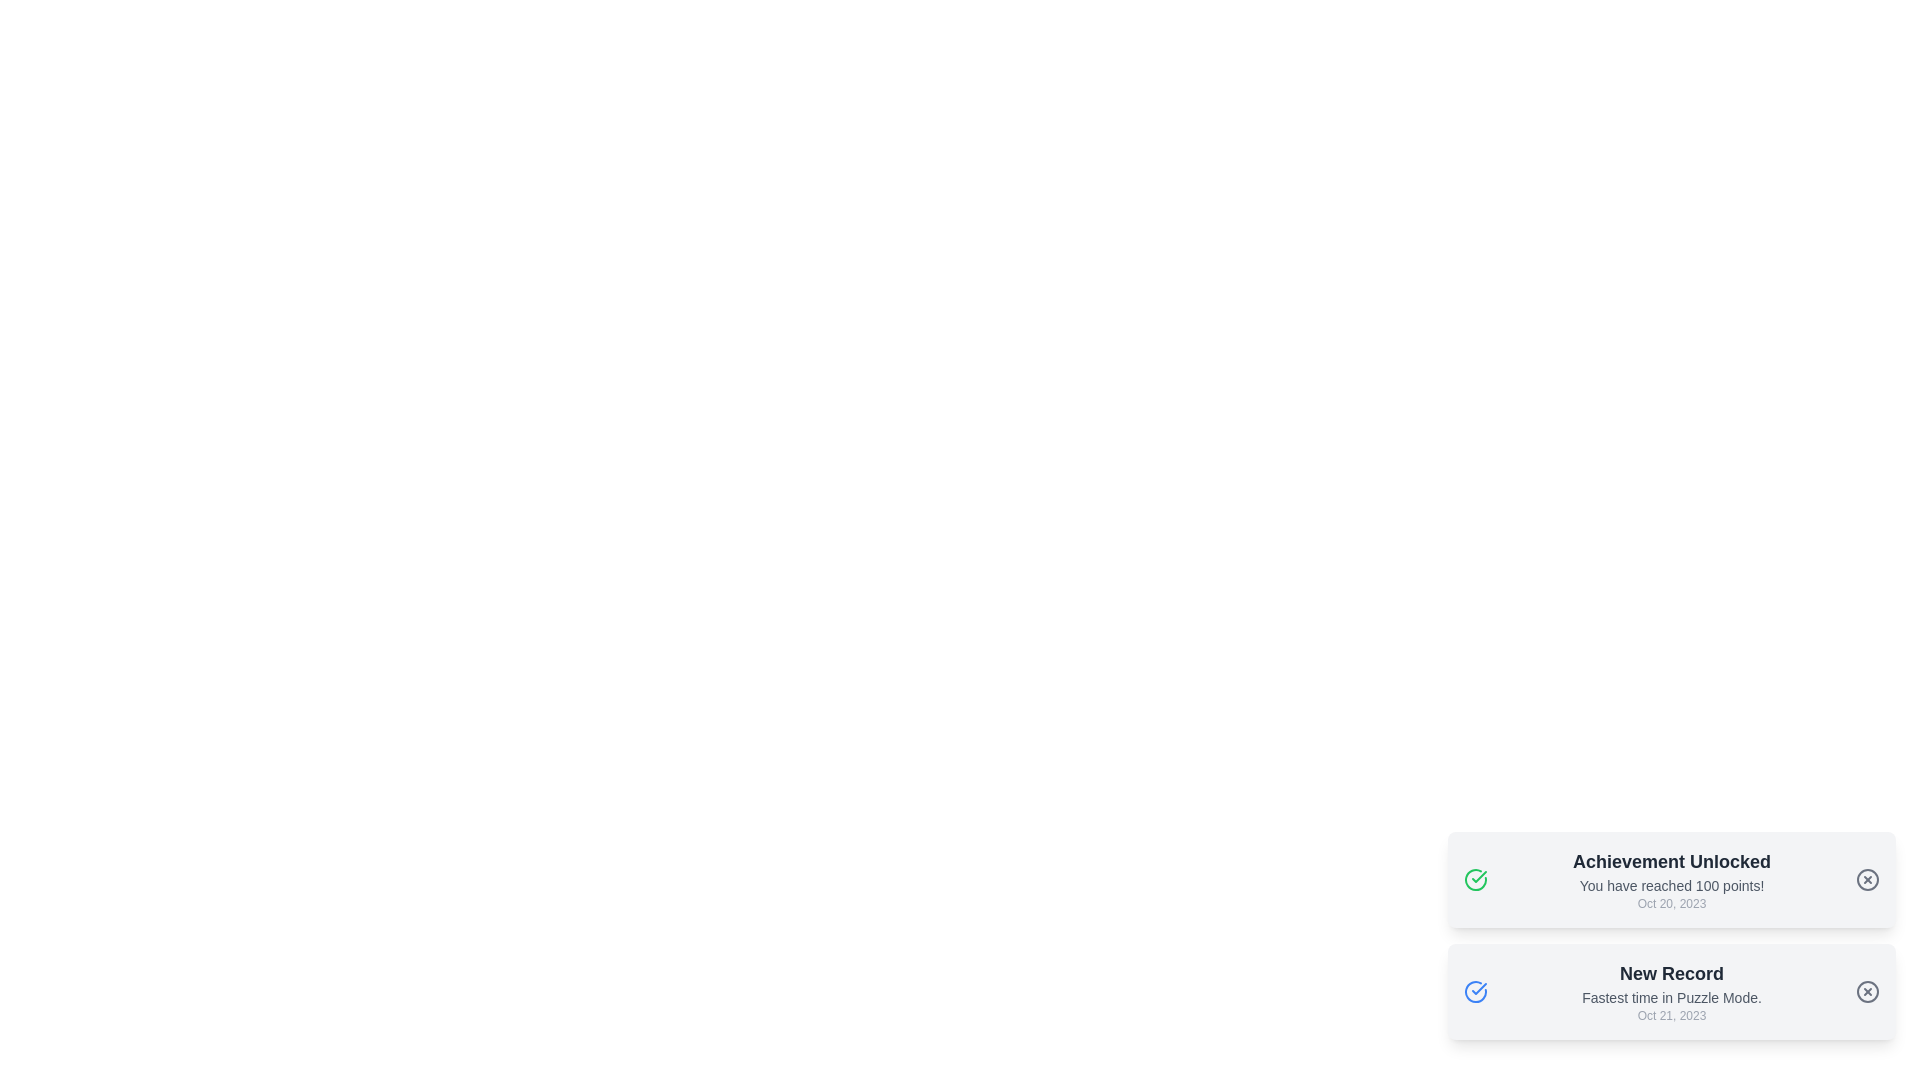 The height and width of the screenshot is (1080, 1920). What do you see at coordinates (1866, 878) in the screenshot?
I see `the circular close button with an 'X' icon located in the top-right corner of the 'Achievement Unlocked' notification segment` at bounding box center [1866, 878].